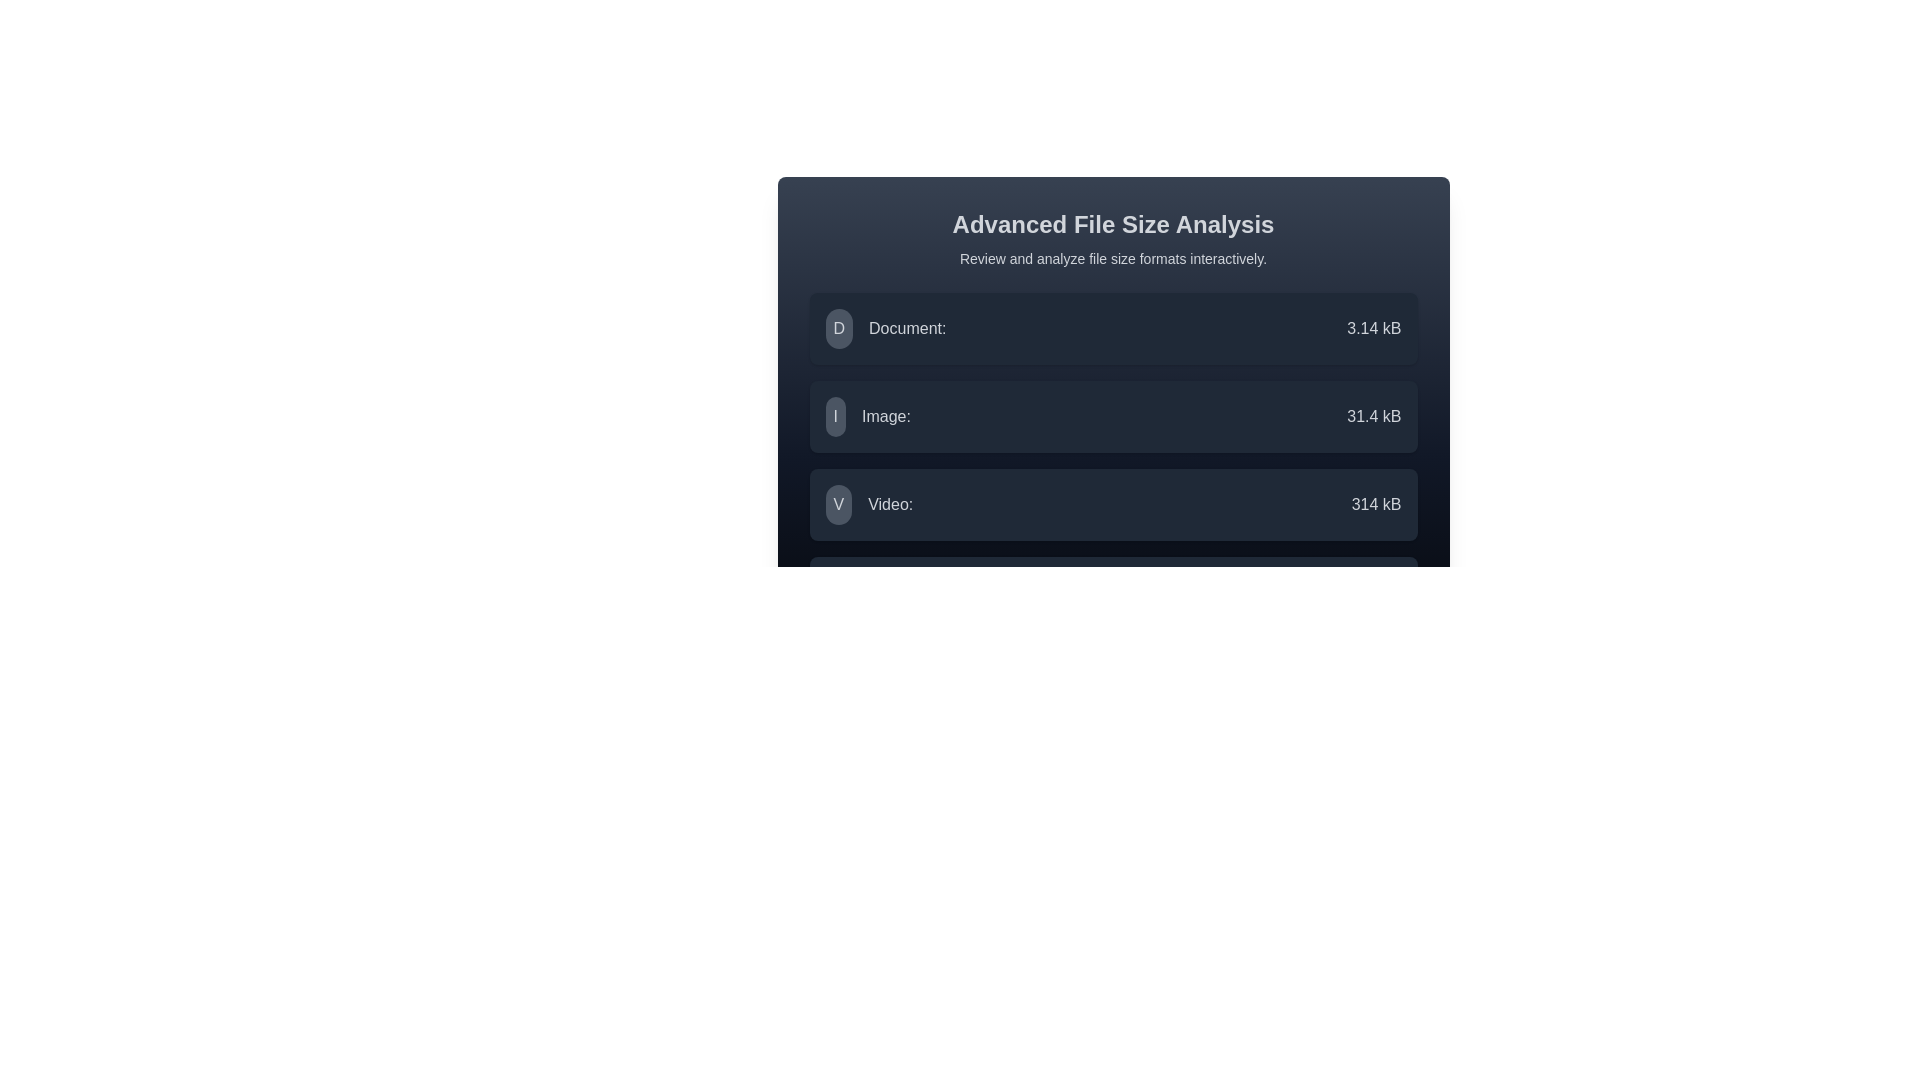 This screenshot has width=1920, height=1080. What do you see at coordinates (1112, 504) in the screenshot?
I see `the Informational tile displaying 'Video: 314 kB'` at bounding box center [1112, 504].